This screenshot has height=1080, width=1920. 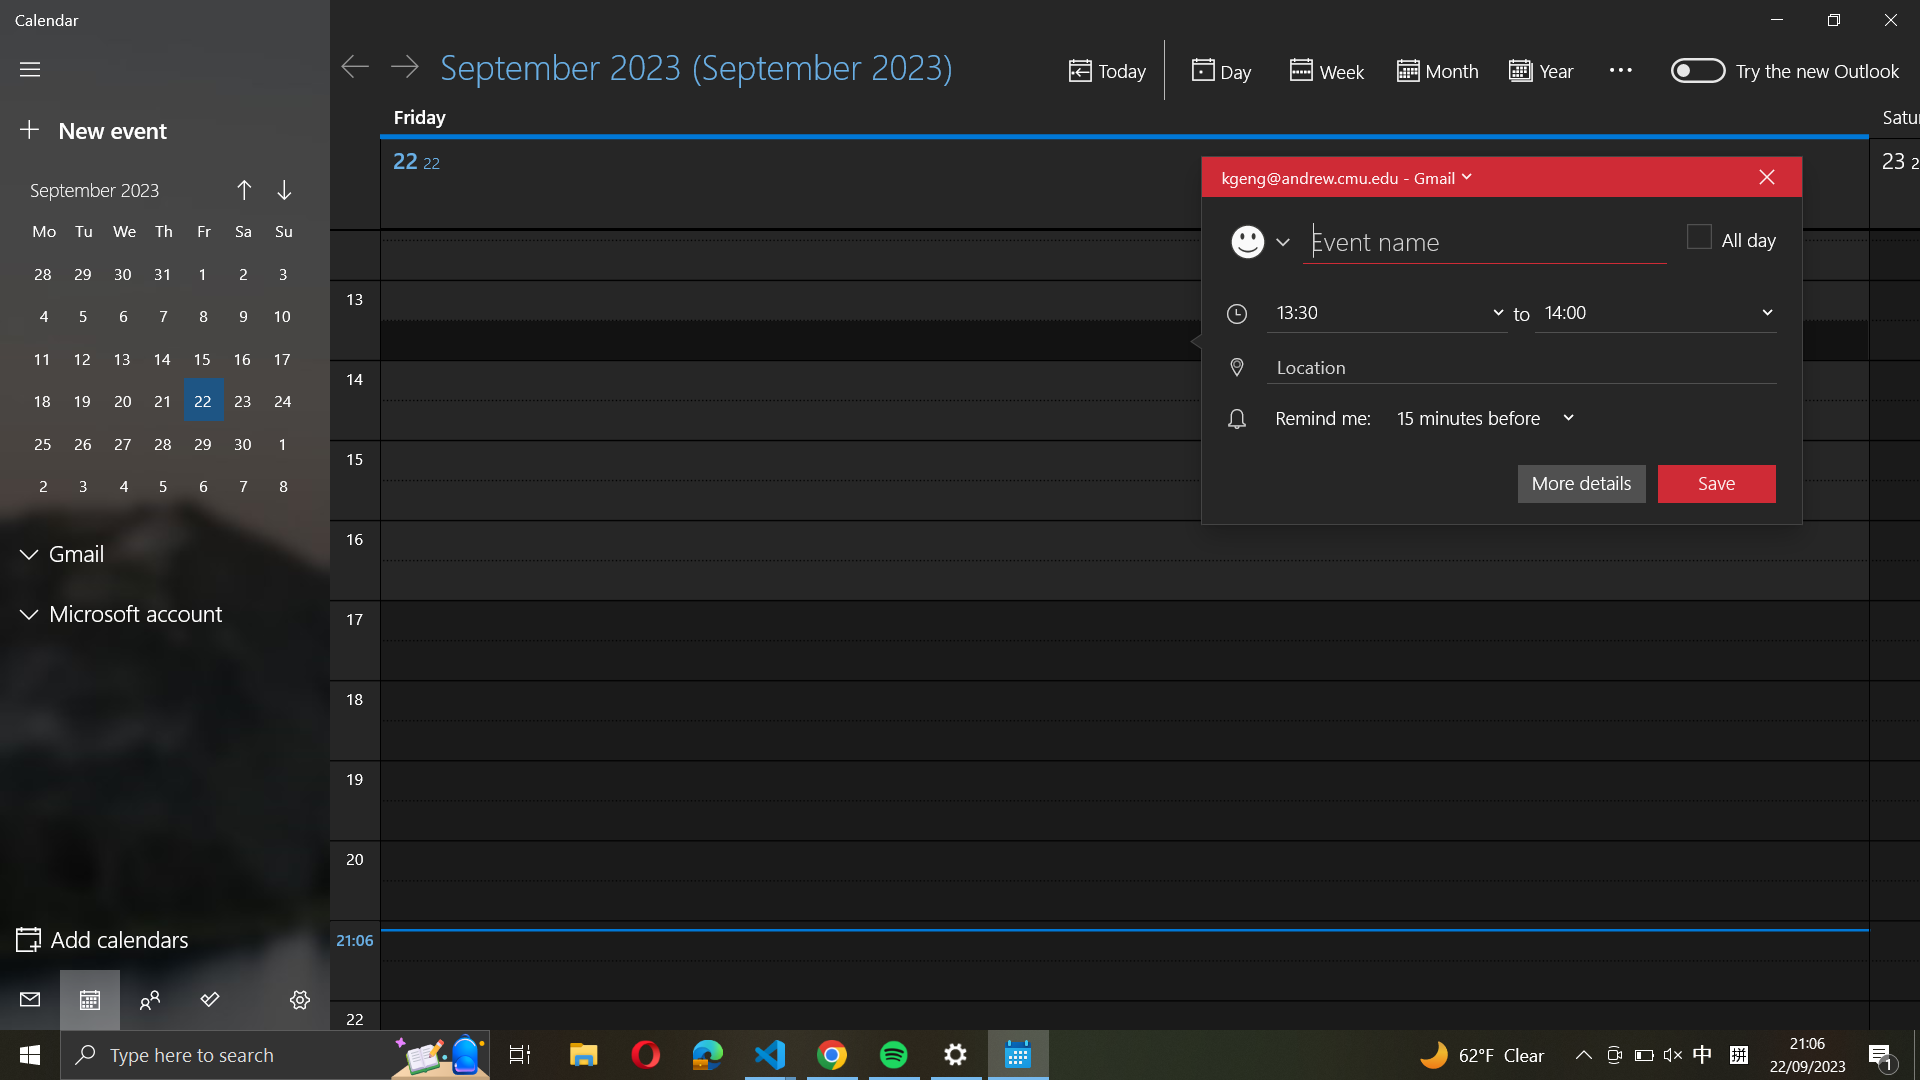 What do you see at coordinates (1545, 69) in the screenshot?
I see `Change calendar view to display the whole year` at bounding box center [1545, 69].